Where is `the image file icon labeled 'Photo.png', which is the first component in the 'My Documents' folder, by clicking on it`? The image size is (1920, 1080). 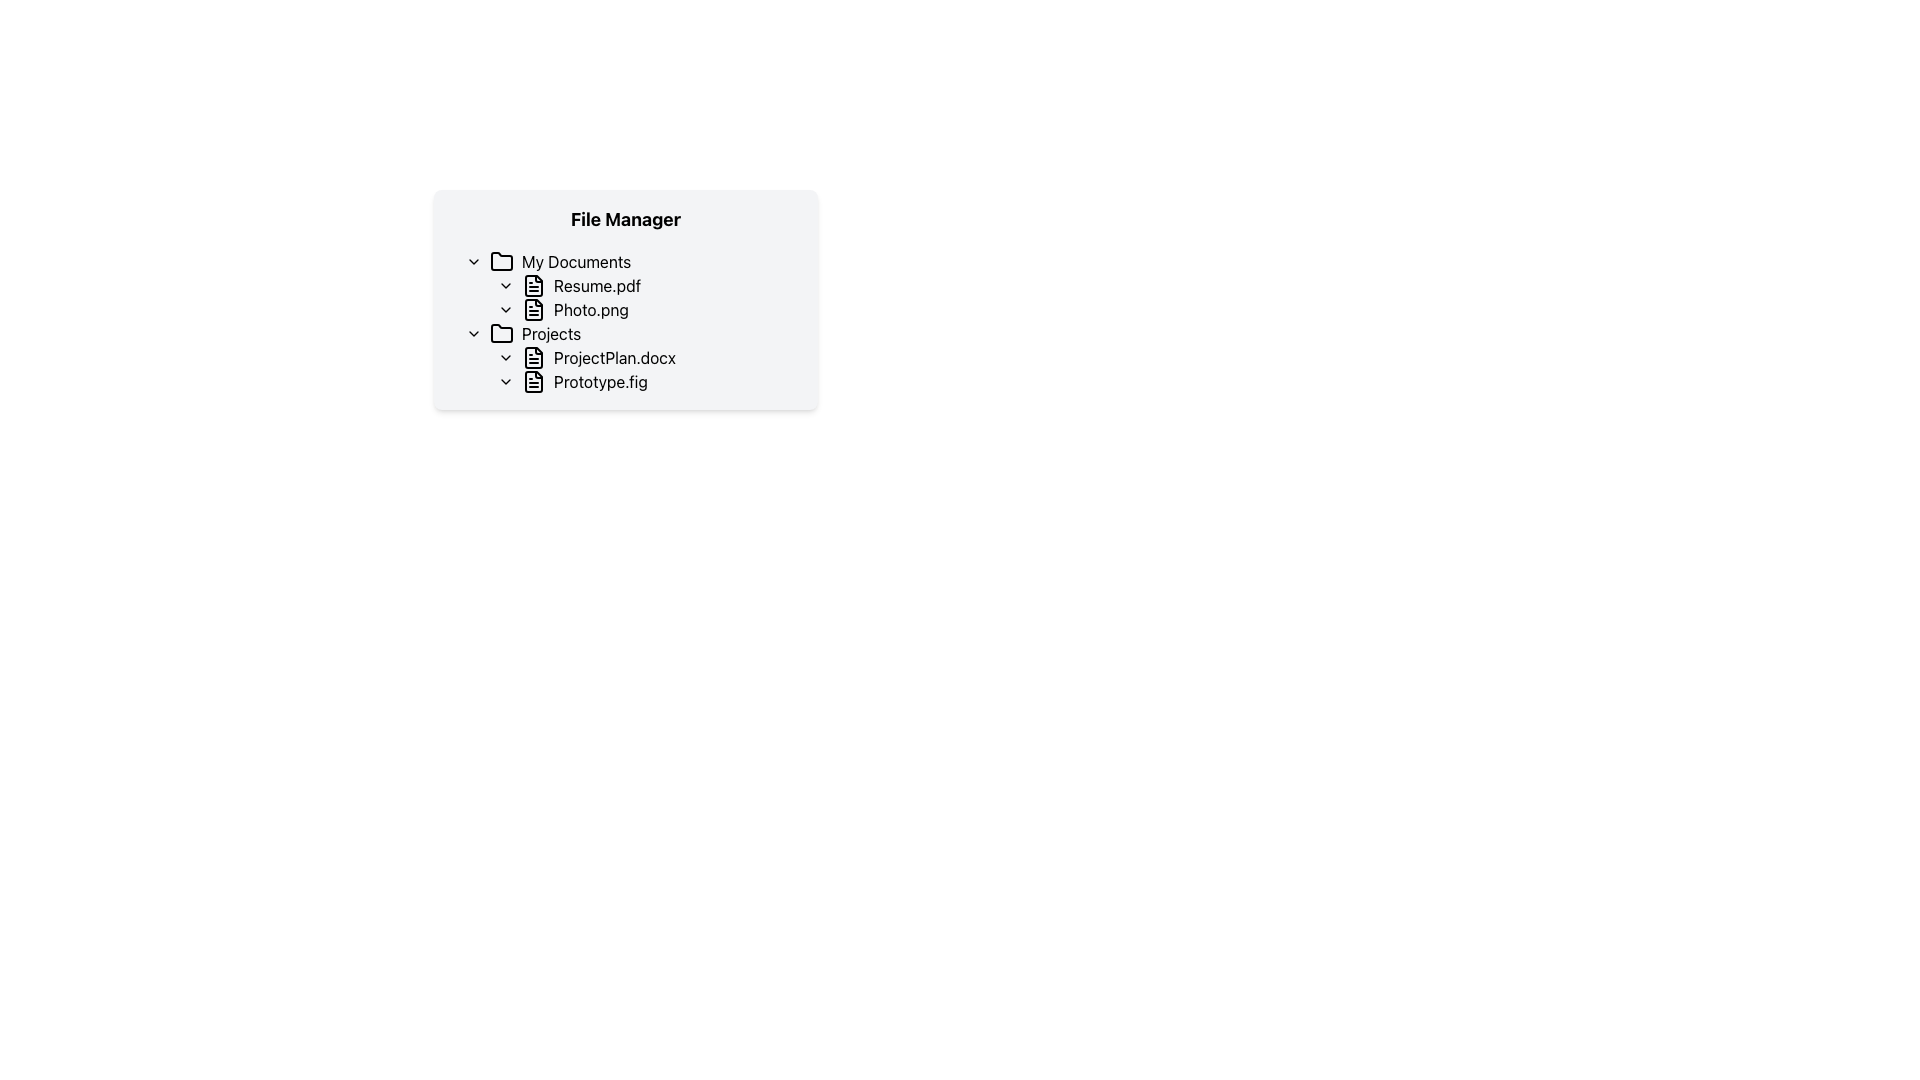
the image file icon labeled 'Photo.png', which is the first component in the 'My Documents' folder, by clicking on it is located at coordinates (533, 309).